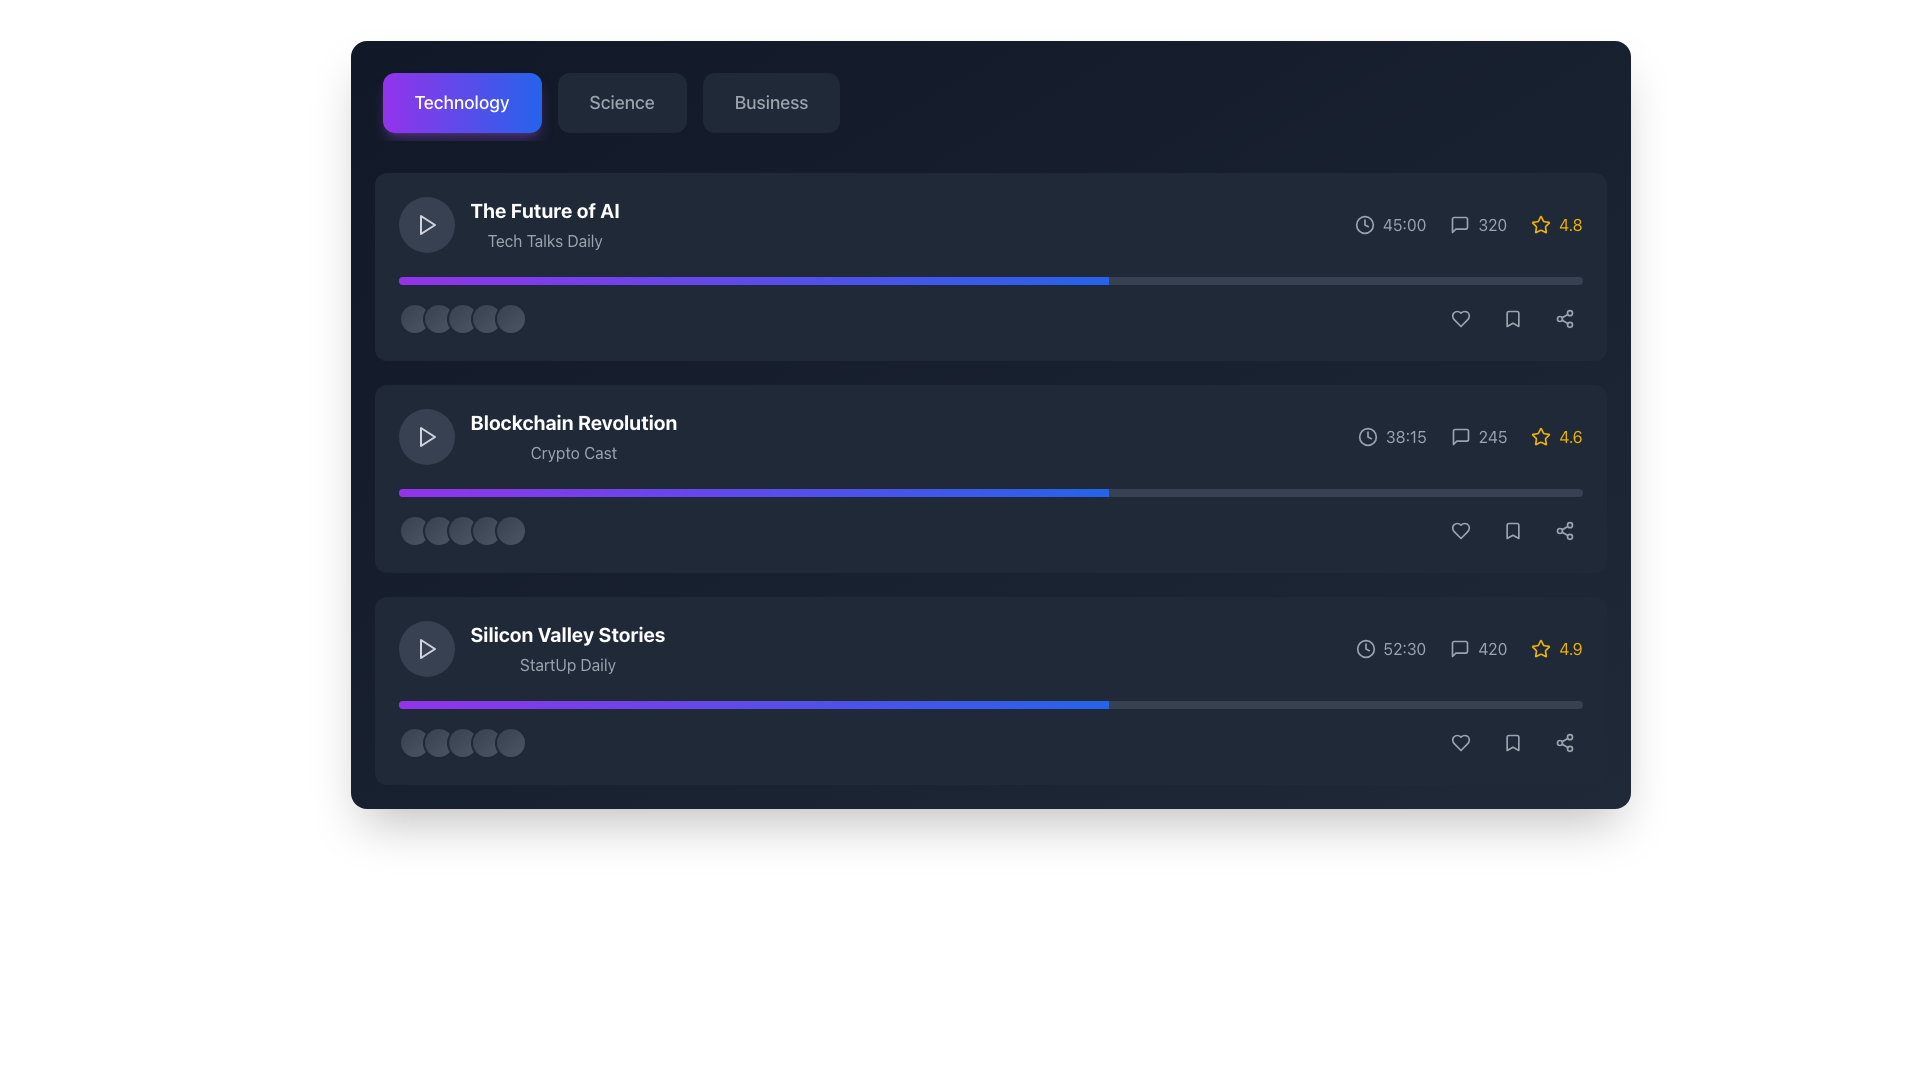 The image size is (1920, 1080). Describe the element at coordinates (1478, 435) in the screenshot. I see `the icon-label pair displaying the numerical label '245' next to the commenting bubble icon` at that location.